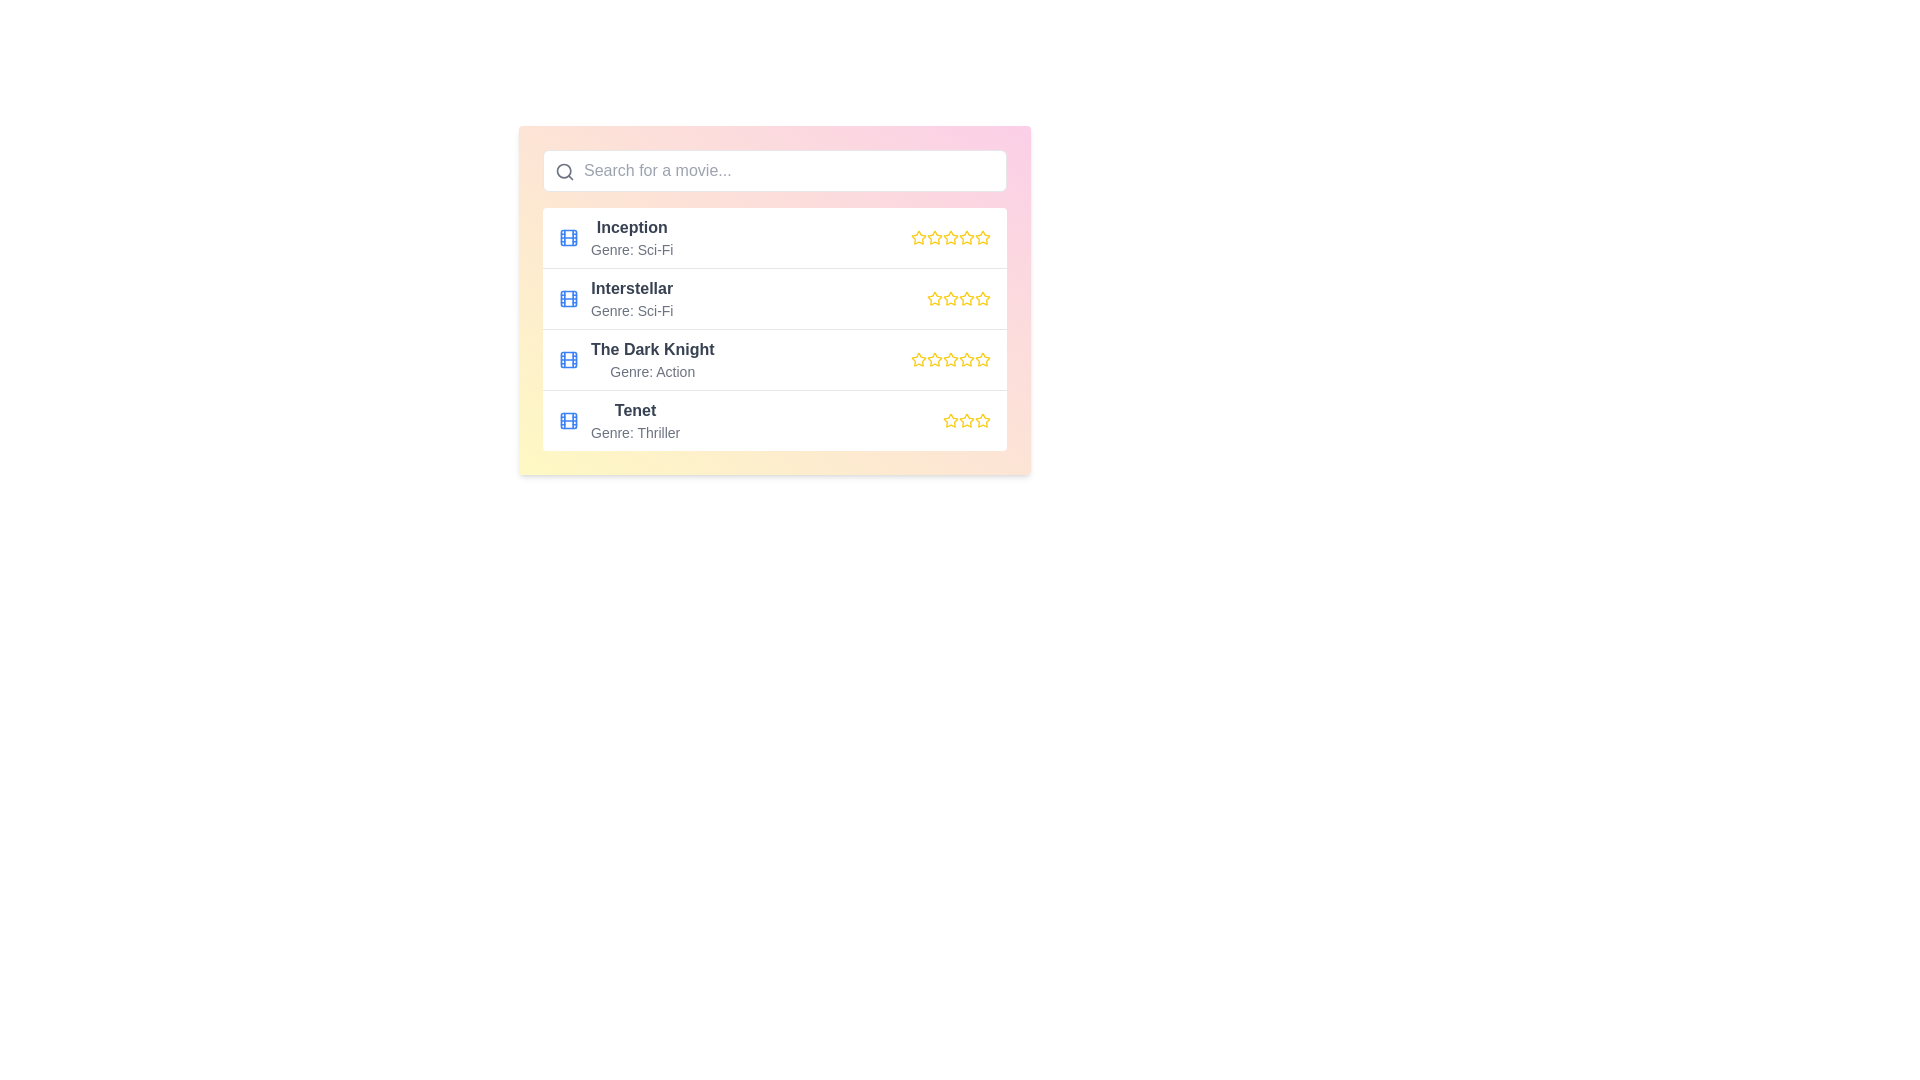 The image size is (1920, 1080). Describe the element at coordinates (966, 358) in the screenshot. I see `the third yellow star icon in the rating system for 'The Dark Knight' movie` at that location.